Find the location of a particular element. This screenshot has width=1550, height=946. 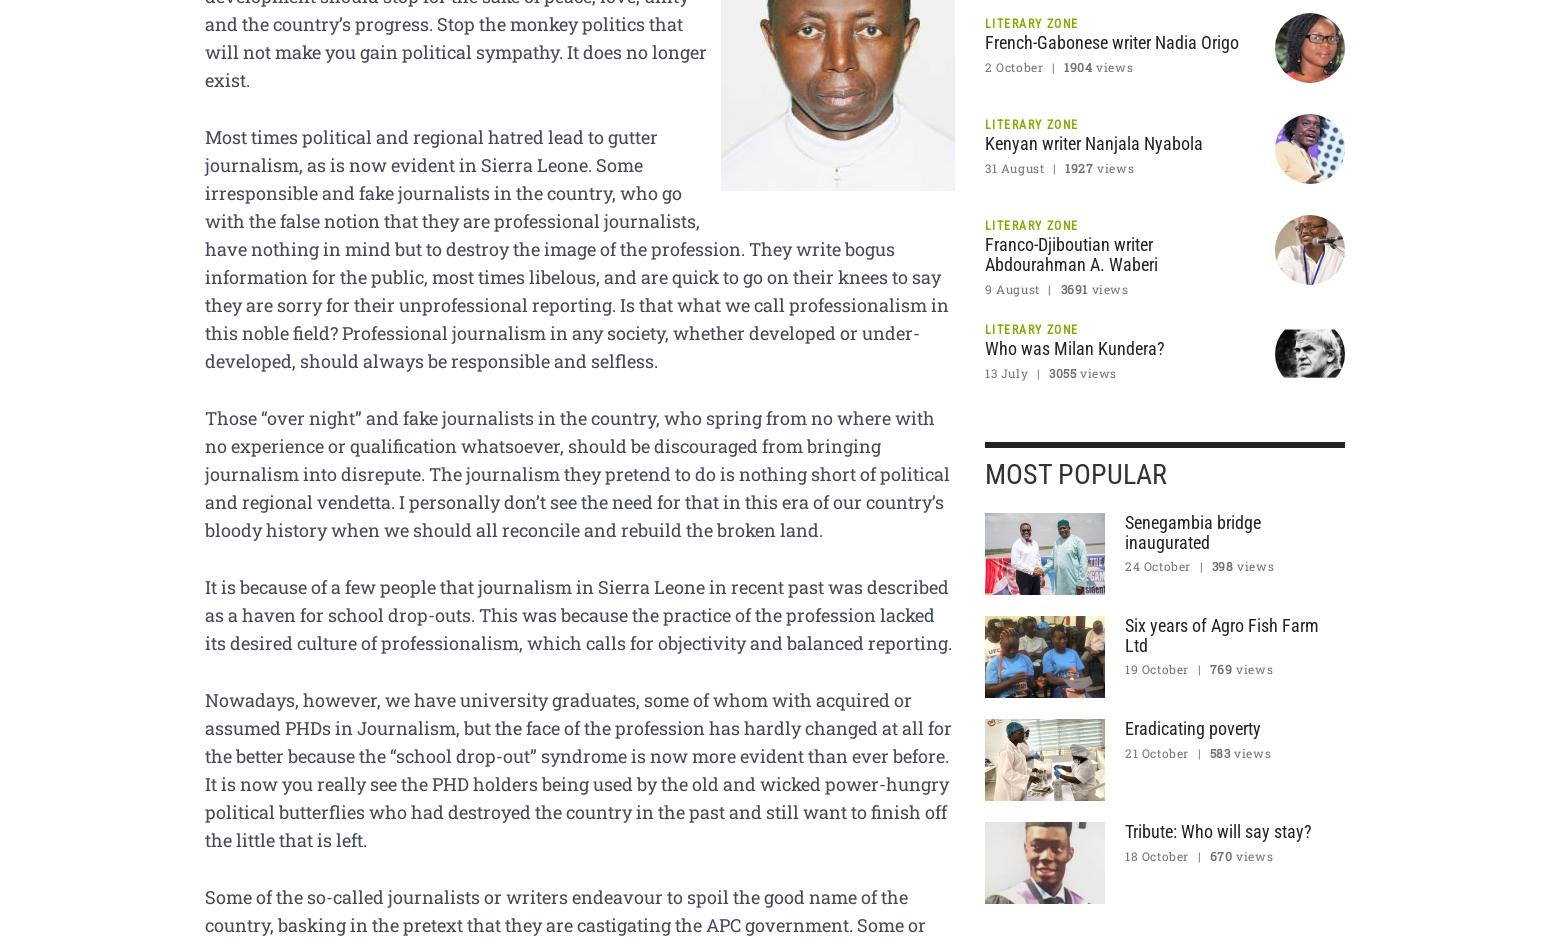

'9 August' is located at coordinates (1011, 286).